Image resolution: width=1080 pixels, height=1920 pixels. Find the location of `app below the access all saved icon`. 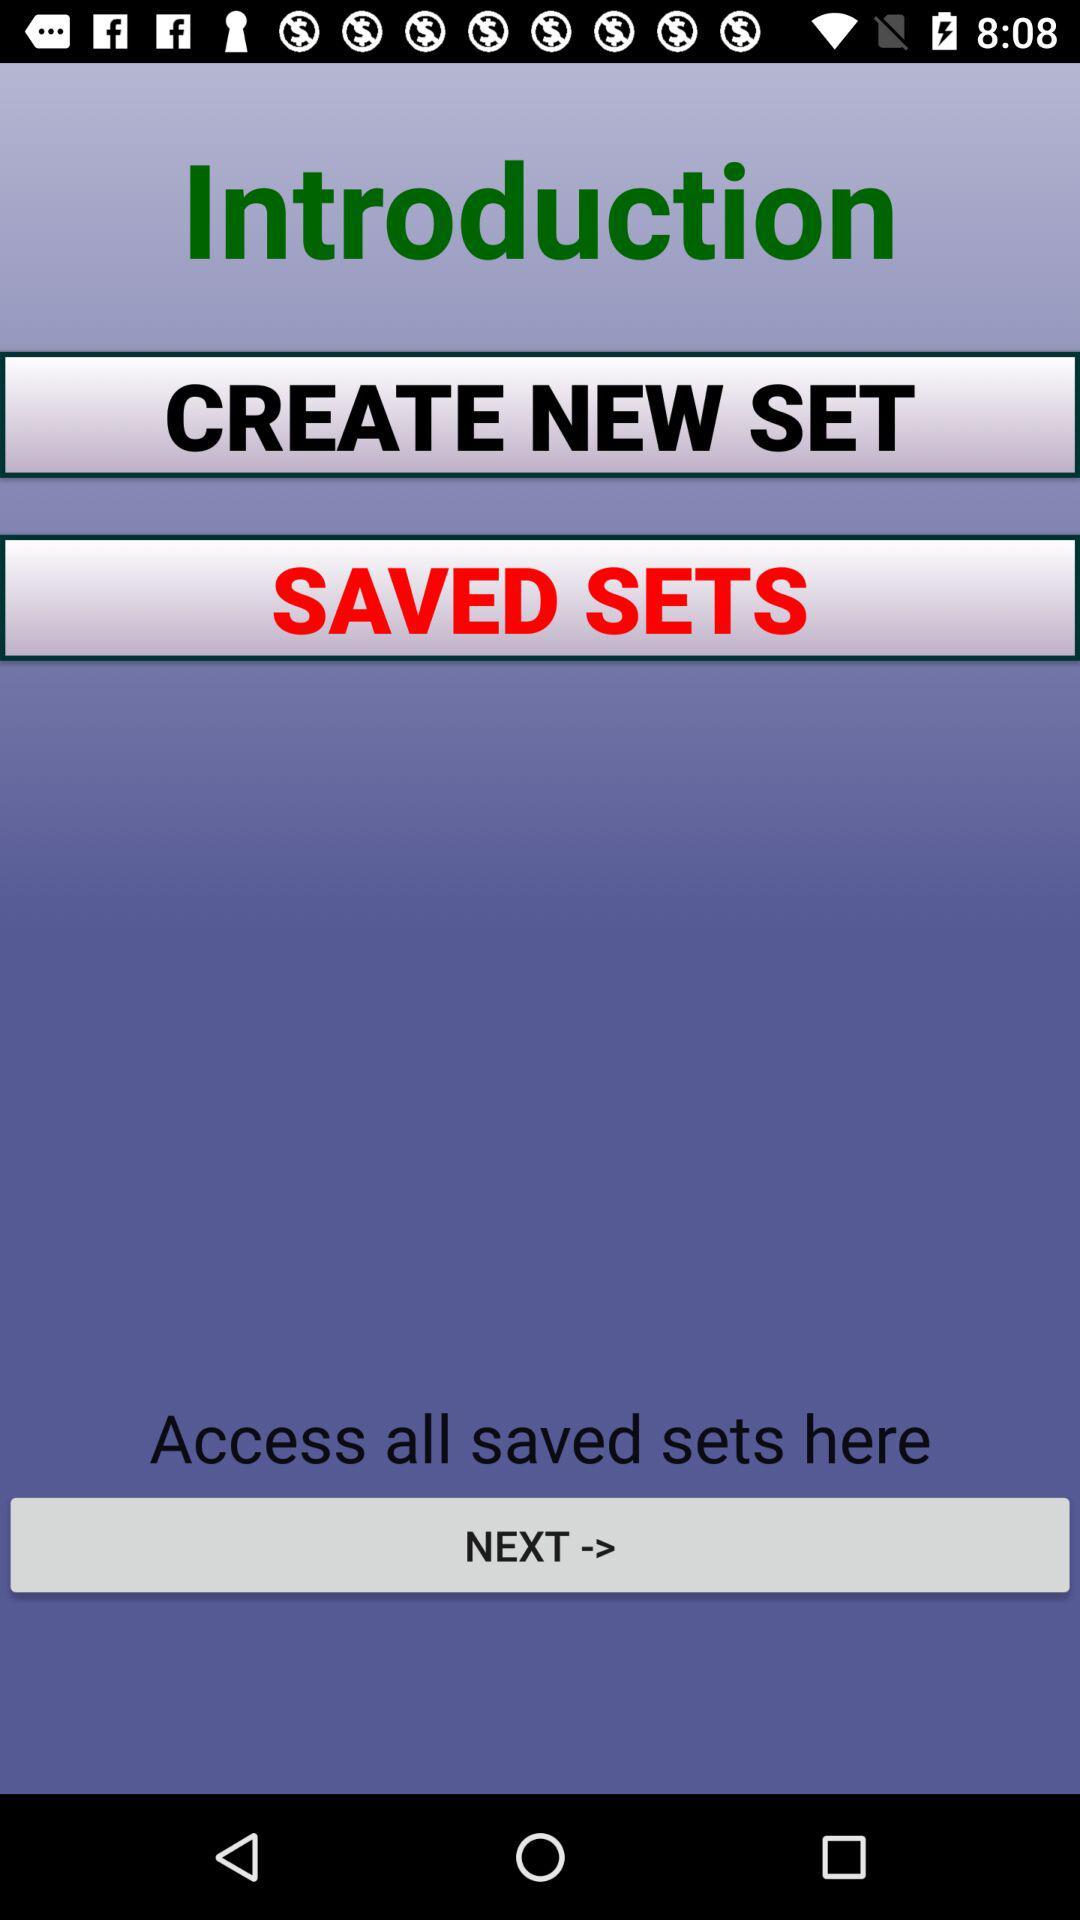

app below the access all saved icon is located at coordinates (540, 1544).